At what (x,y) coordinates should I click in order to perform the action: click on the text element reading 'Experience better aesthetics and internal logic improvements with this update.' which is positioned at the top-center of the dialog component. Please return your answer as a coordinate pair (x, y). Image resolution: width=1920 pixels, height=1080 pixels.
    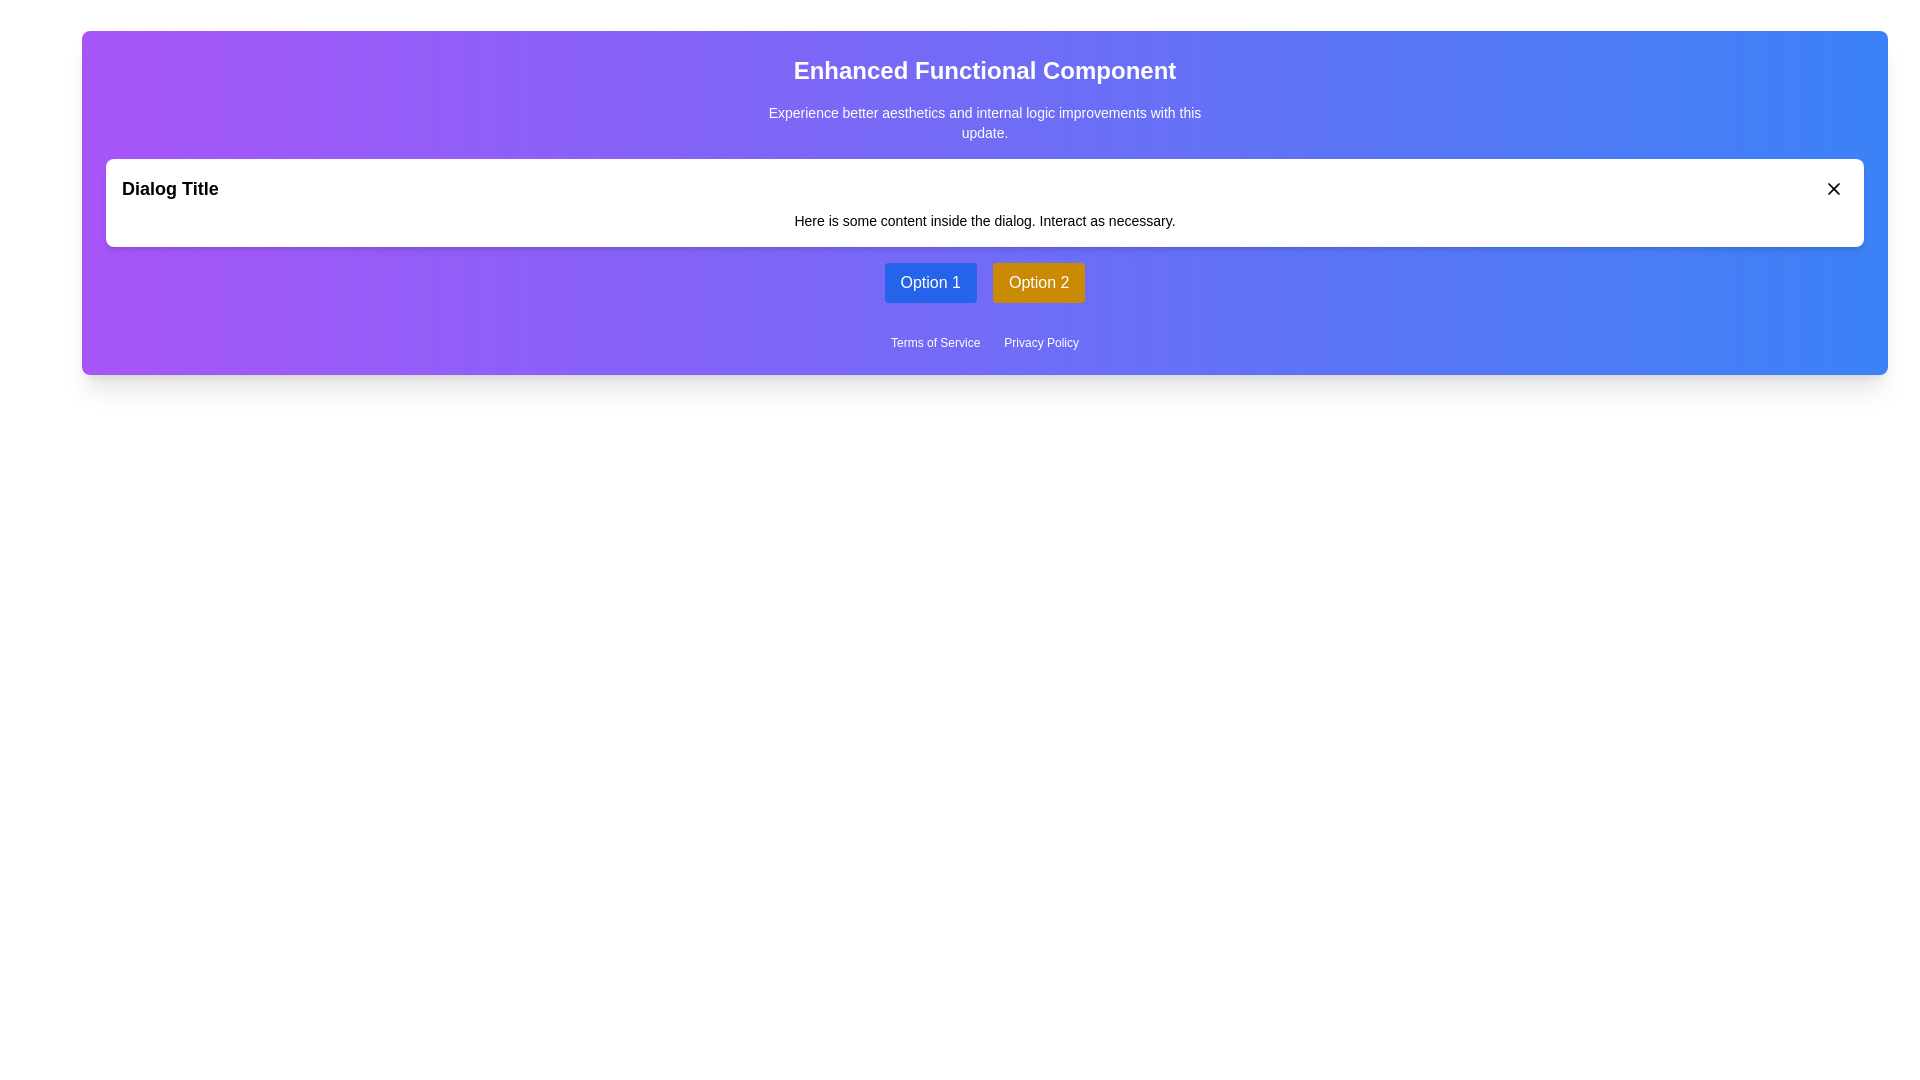
    Looking at the image, I should click on (984, 123).